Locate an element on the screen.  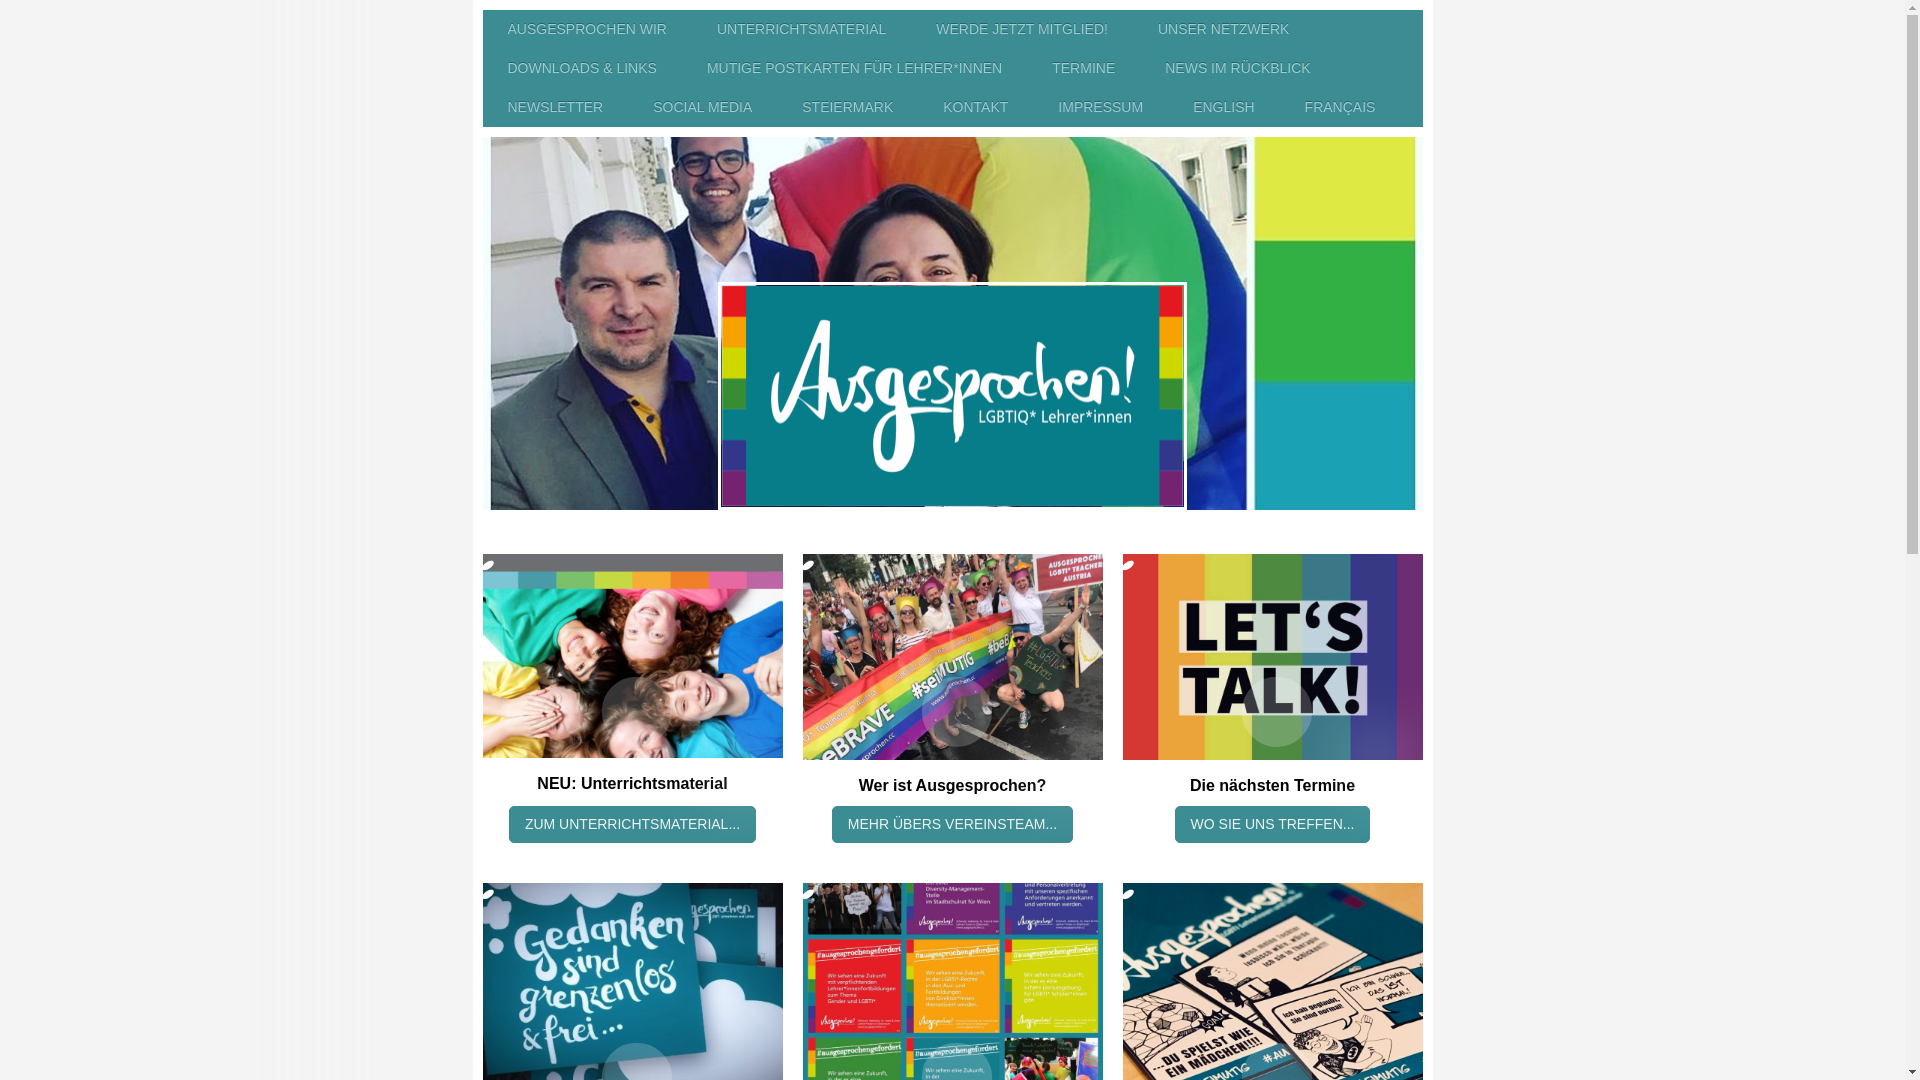
'STEIERMARK' is located at coordinates (847, 107).